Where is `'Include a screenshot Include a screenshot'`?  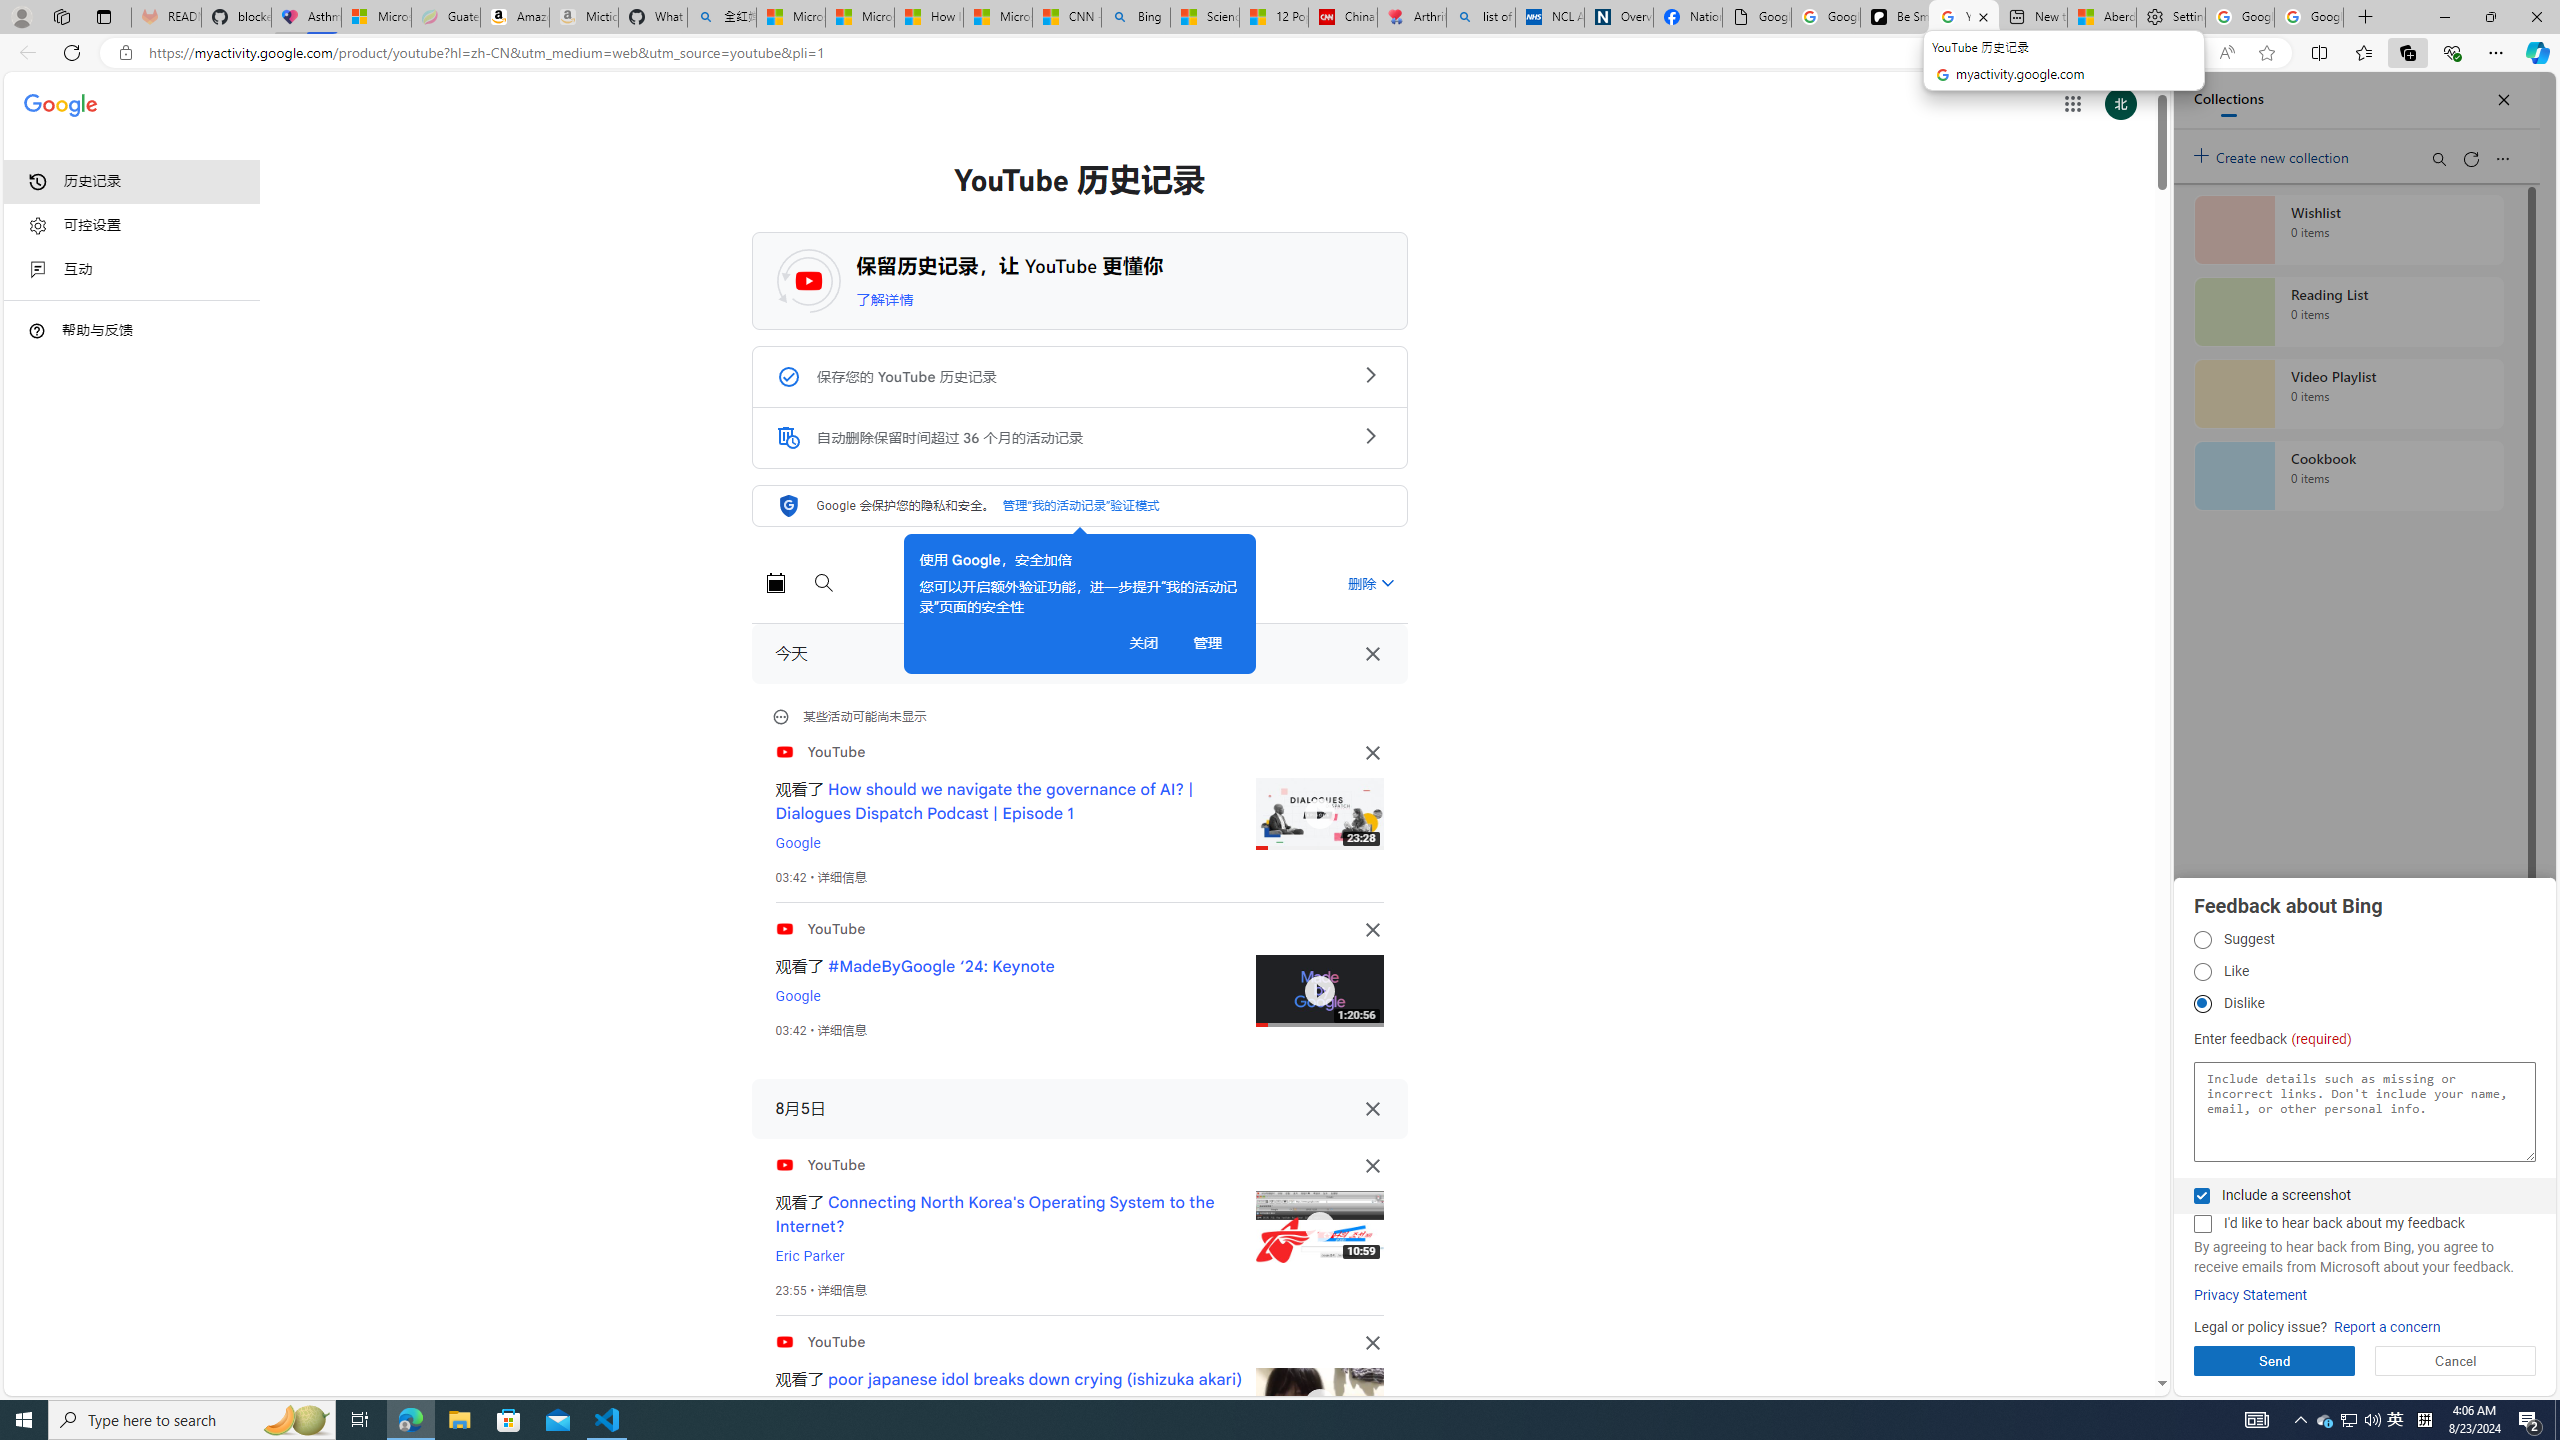
'Include a screenshot Include a screenshot' is located at coordinates (2201, 1194).